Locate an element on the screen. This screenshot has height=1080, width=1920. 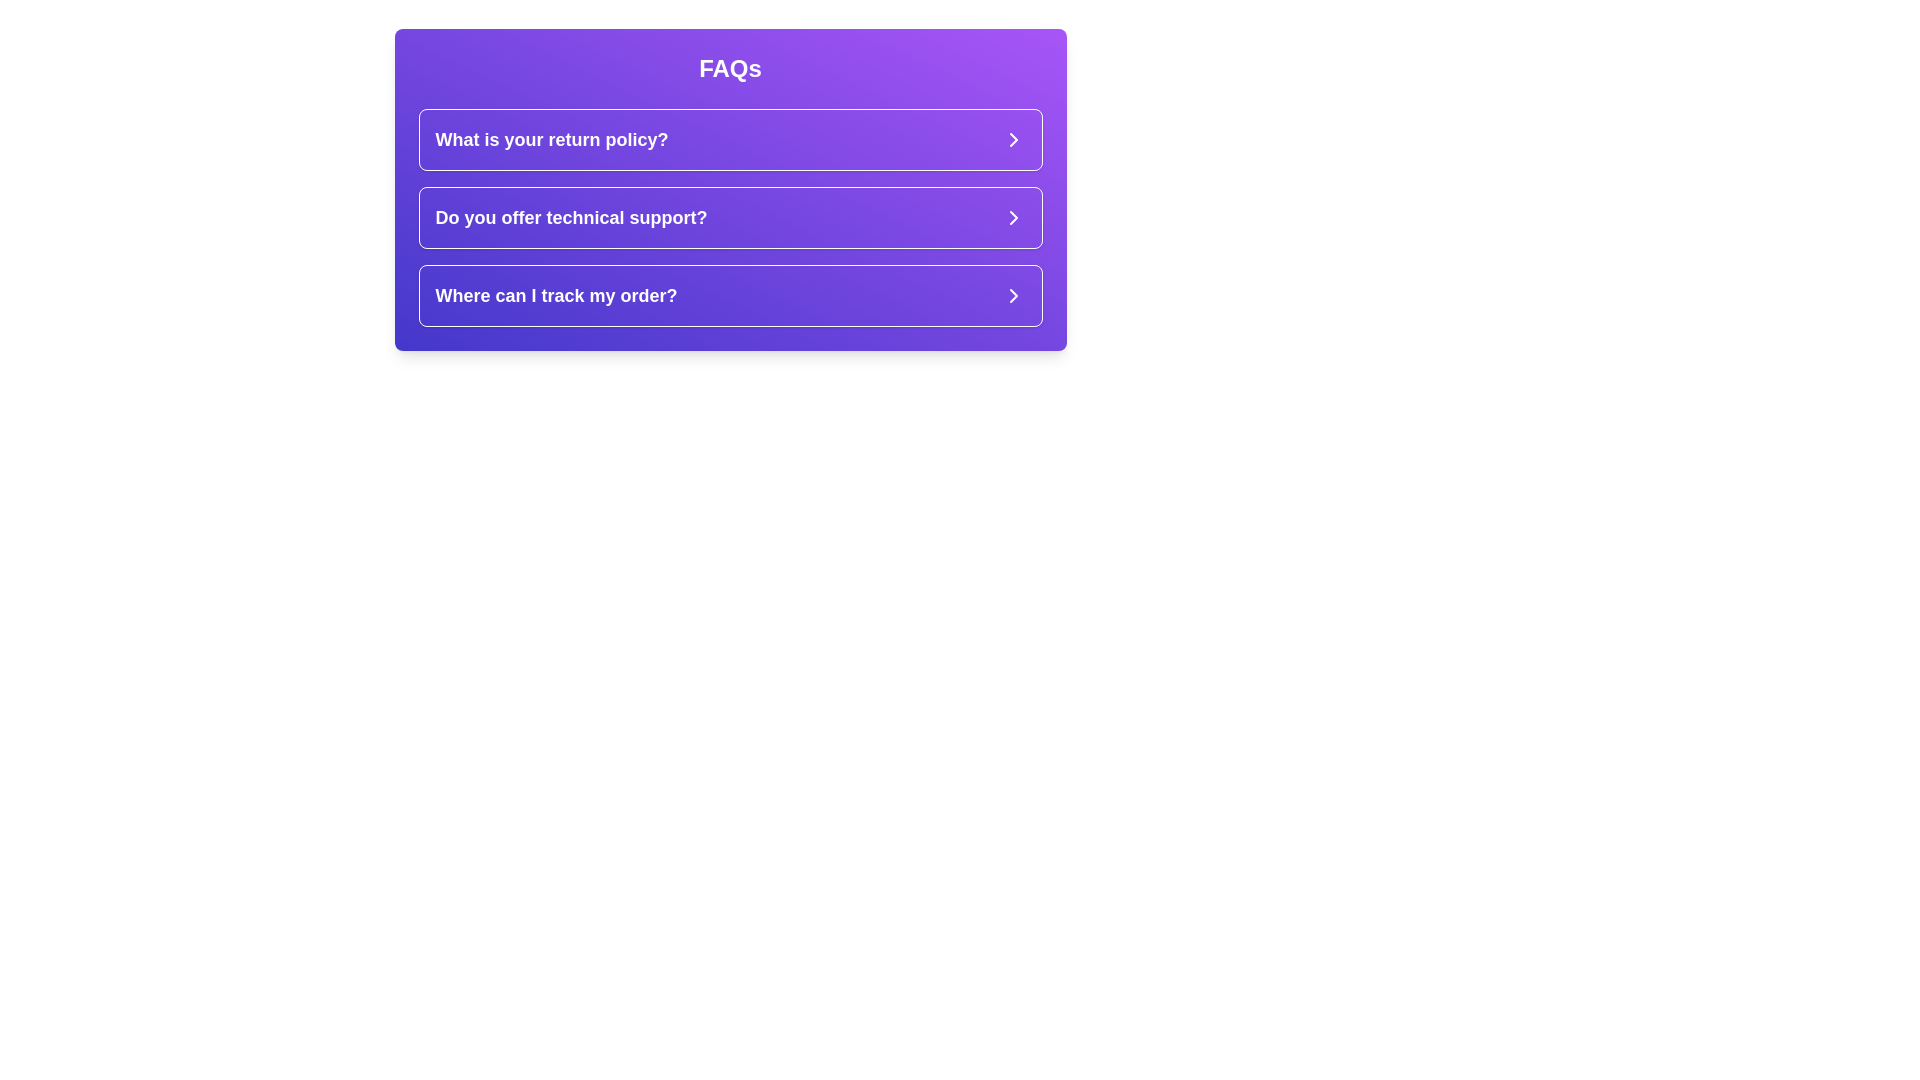
the navigational icon located at the far right of the interactive card labeled 'Do you offer technical support?' is located at coordinates (1013, 218).